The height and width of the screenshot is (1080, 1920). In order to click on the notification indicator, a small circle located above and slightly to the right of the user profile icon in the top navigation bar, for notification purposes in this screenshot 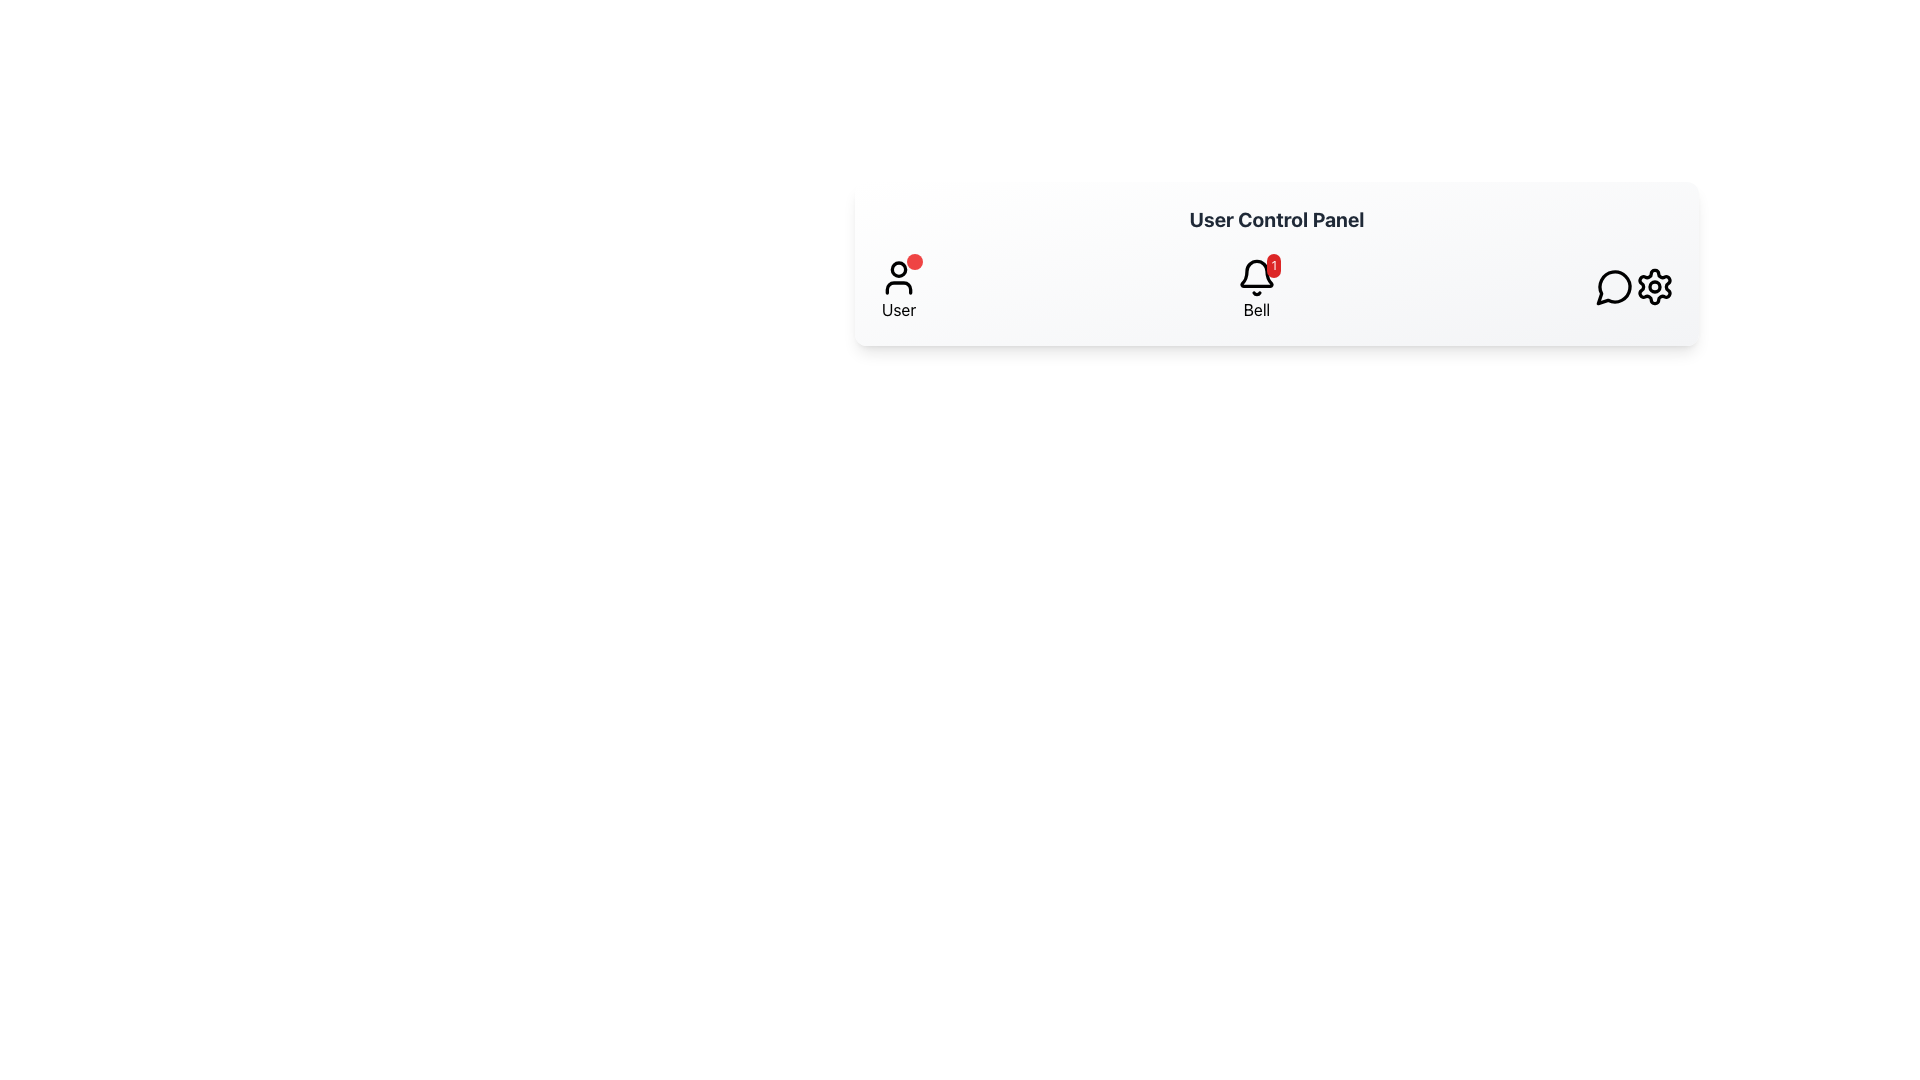, I will do `click(897, 268)`.